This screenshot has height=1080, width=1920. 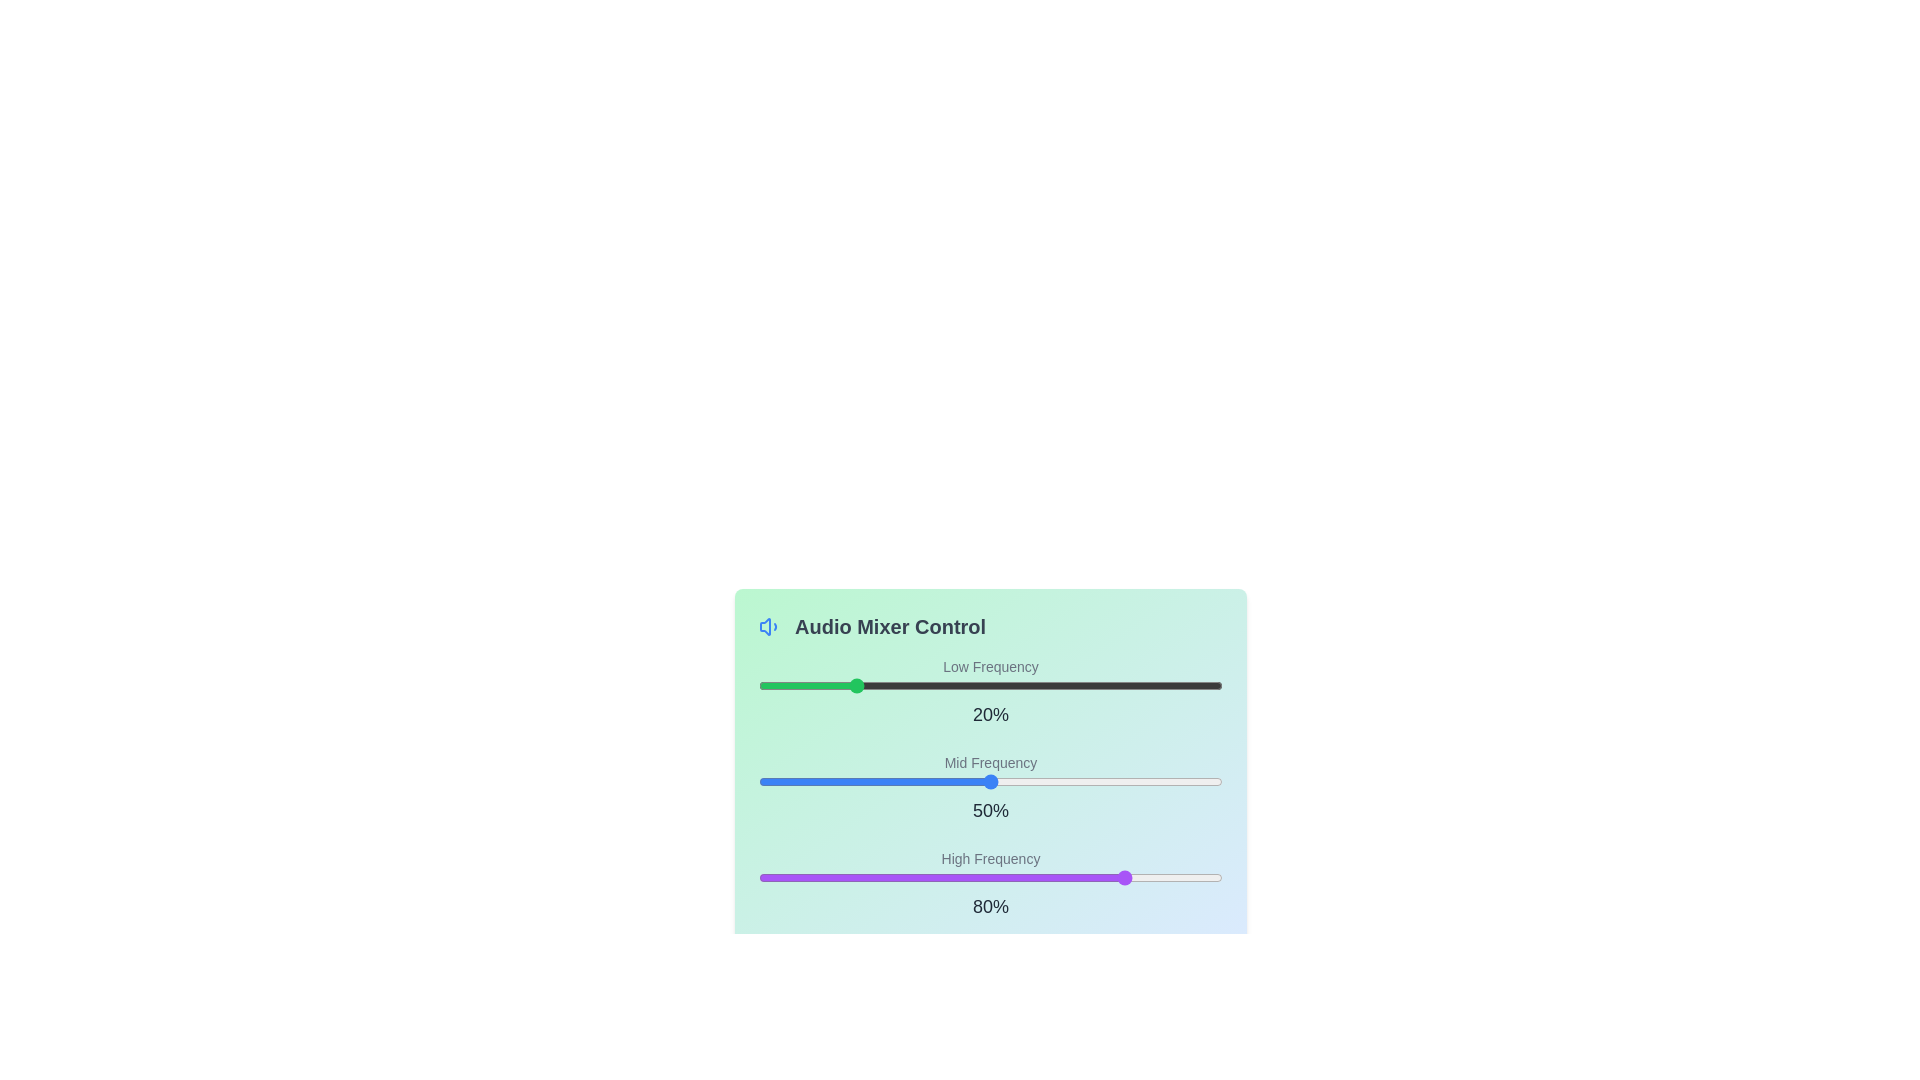 I want to click on the 'Mid Frequency' slider, so click(x=1000, y=781).